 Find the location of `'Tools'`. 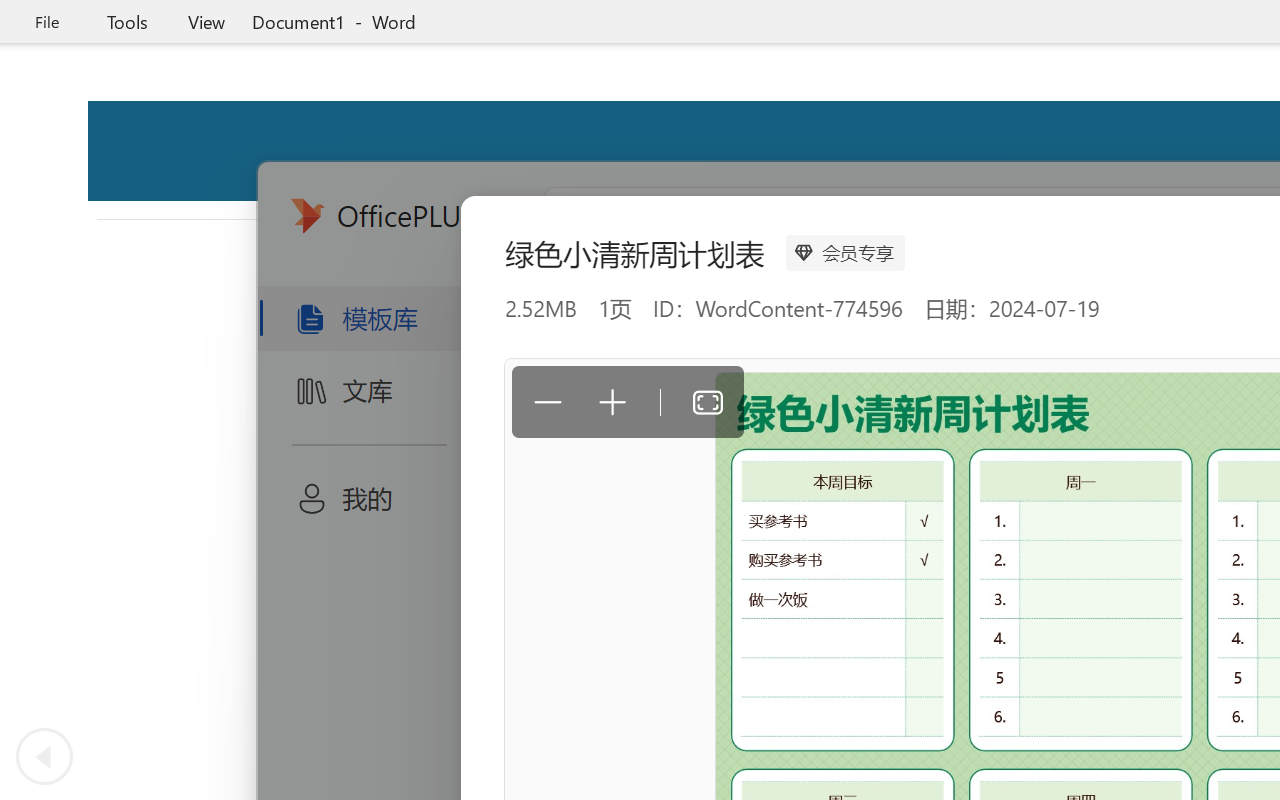

'Tools' is located at coordinates (126, 21).